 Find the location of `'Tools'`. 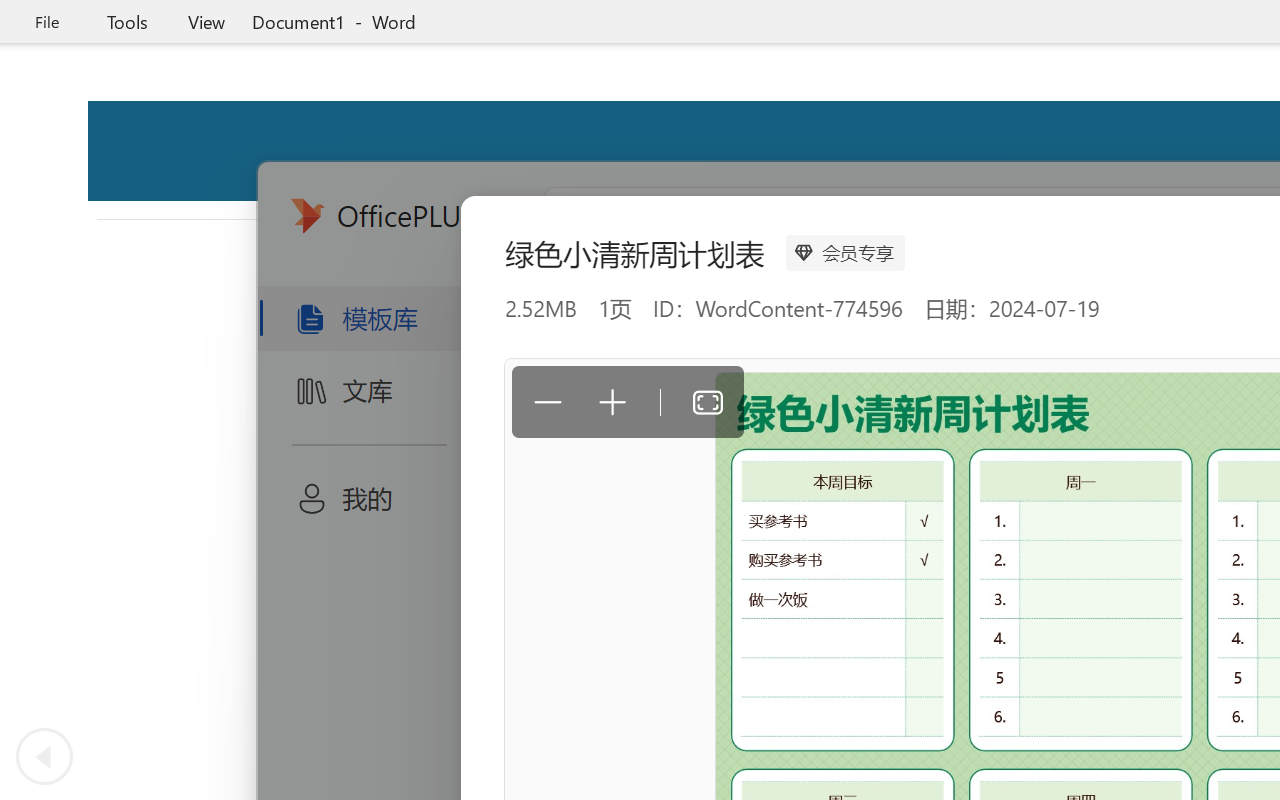

'Tools' is located at coordinates (126, 21).